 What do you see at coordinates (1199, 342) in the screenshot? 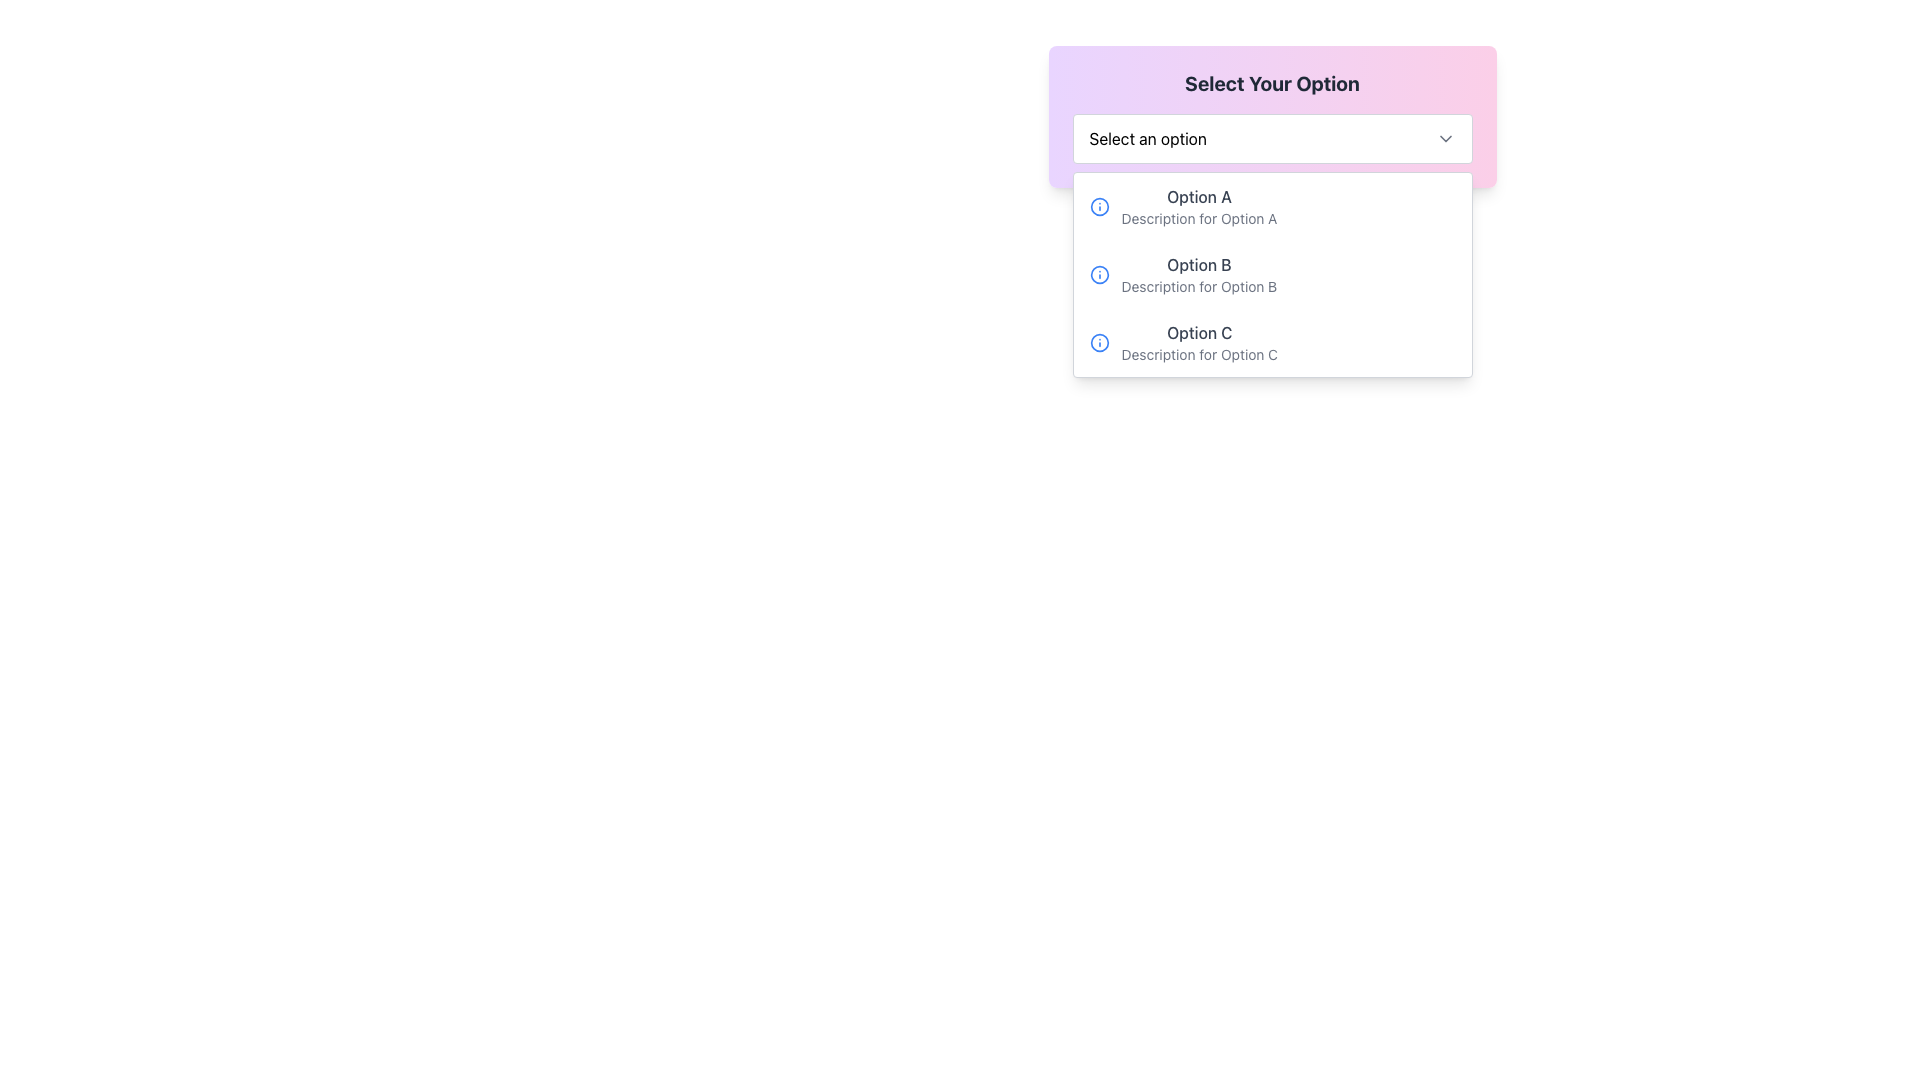
I see `the third option in the dropdown menu, labeled 'Option C', which is located directly below 'Option B'` at bounding box center [1199, 342].